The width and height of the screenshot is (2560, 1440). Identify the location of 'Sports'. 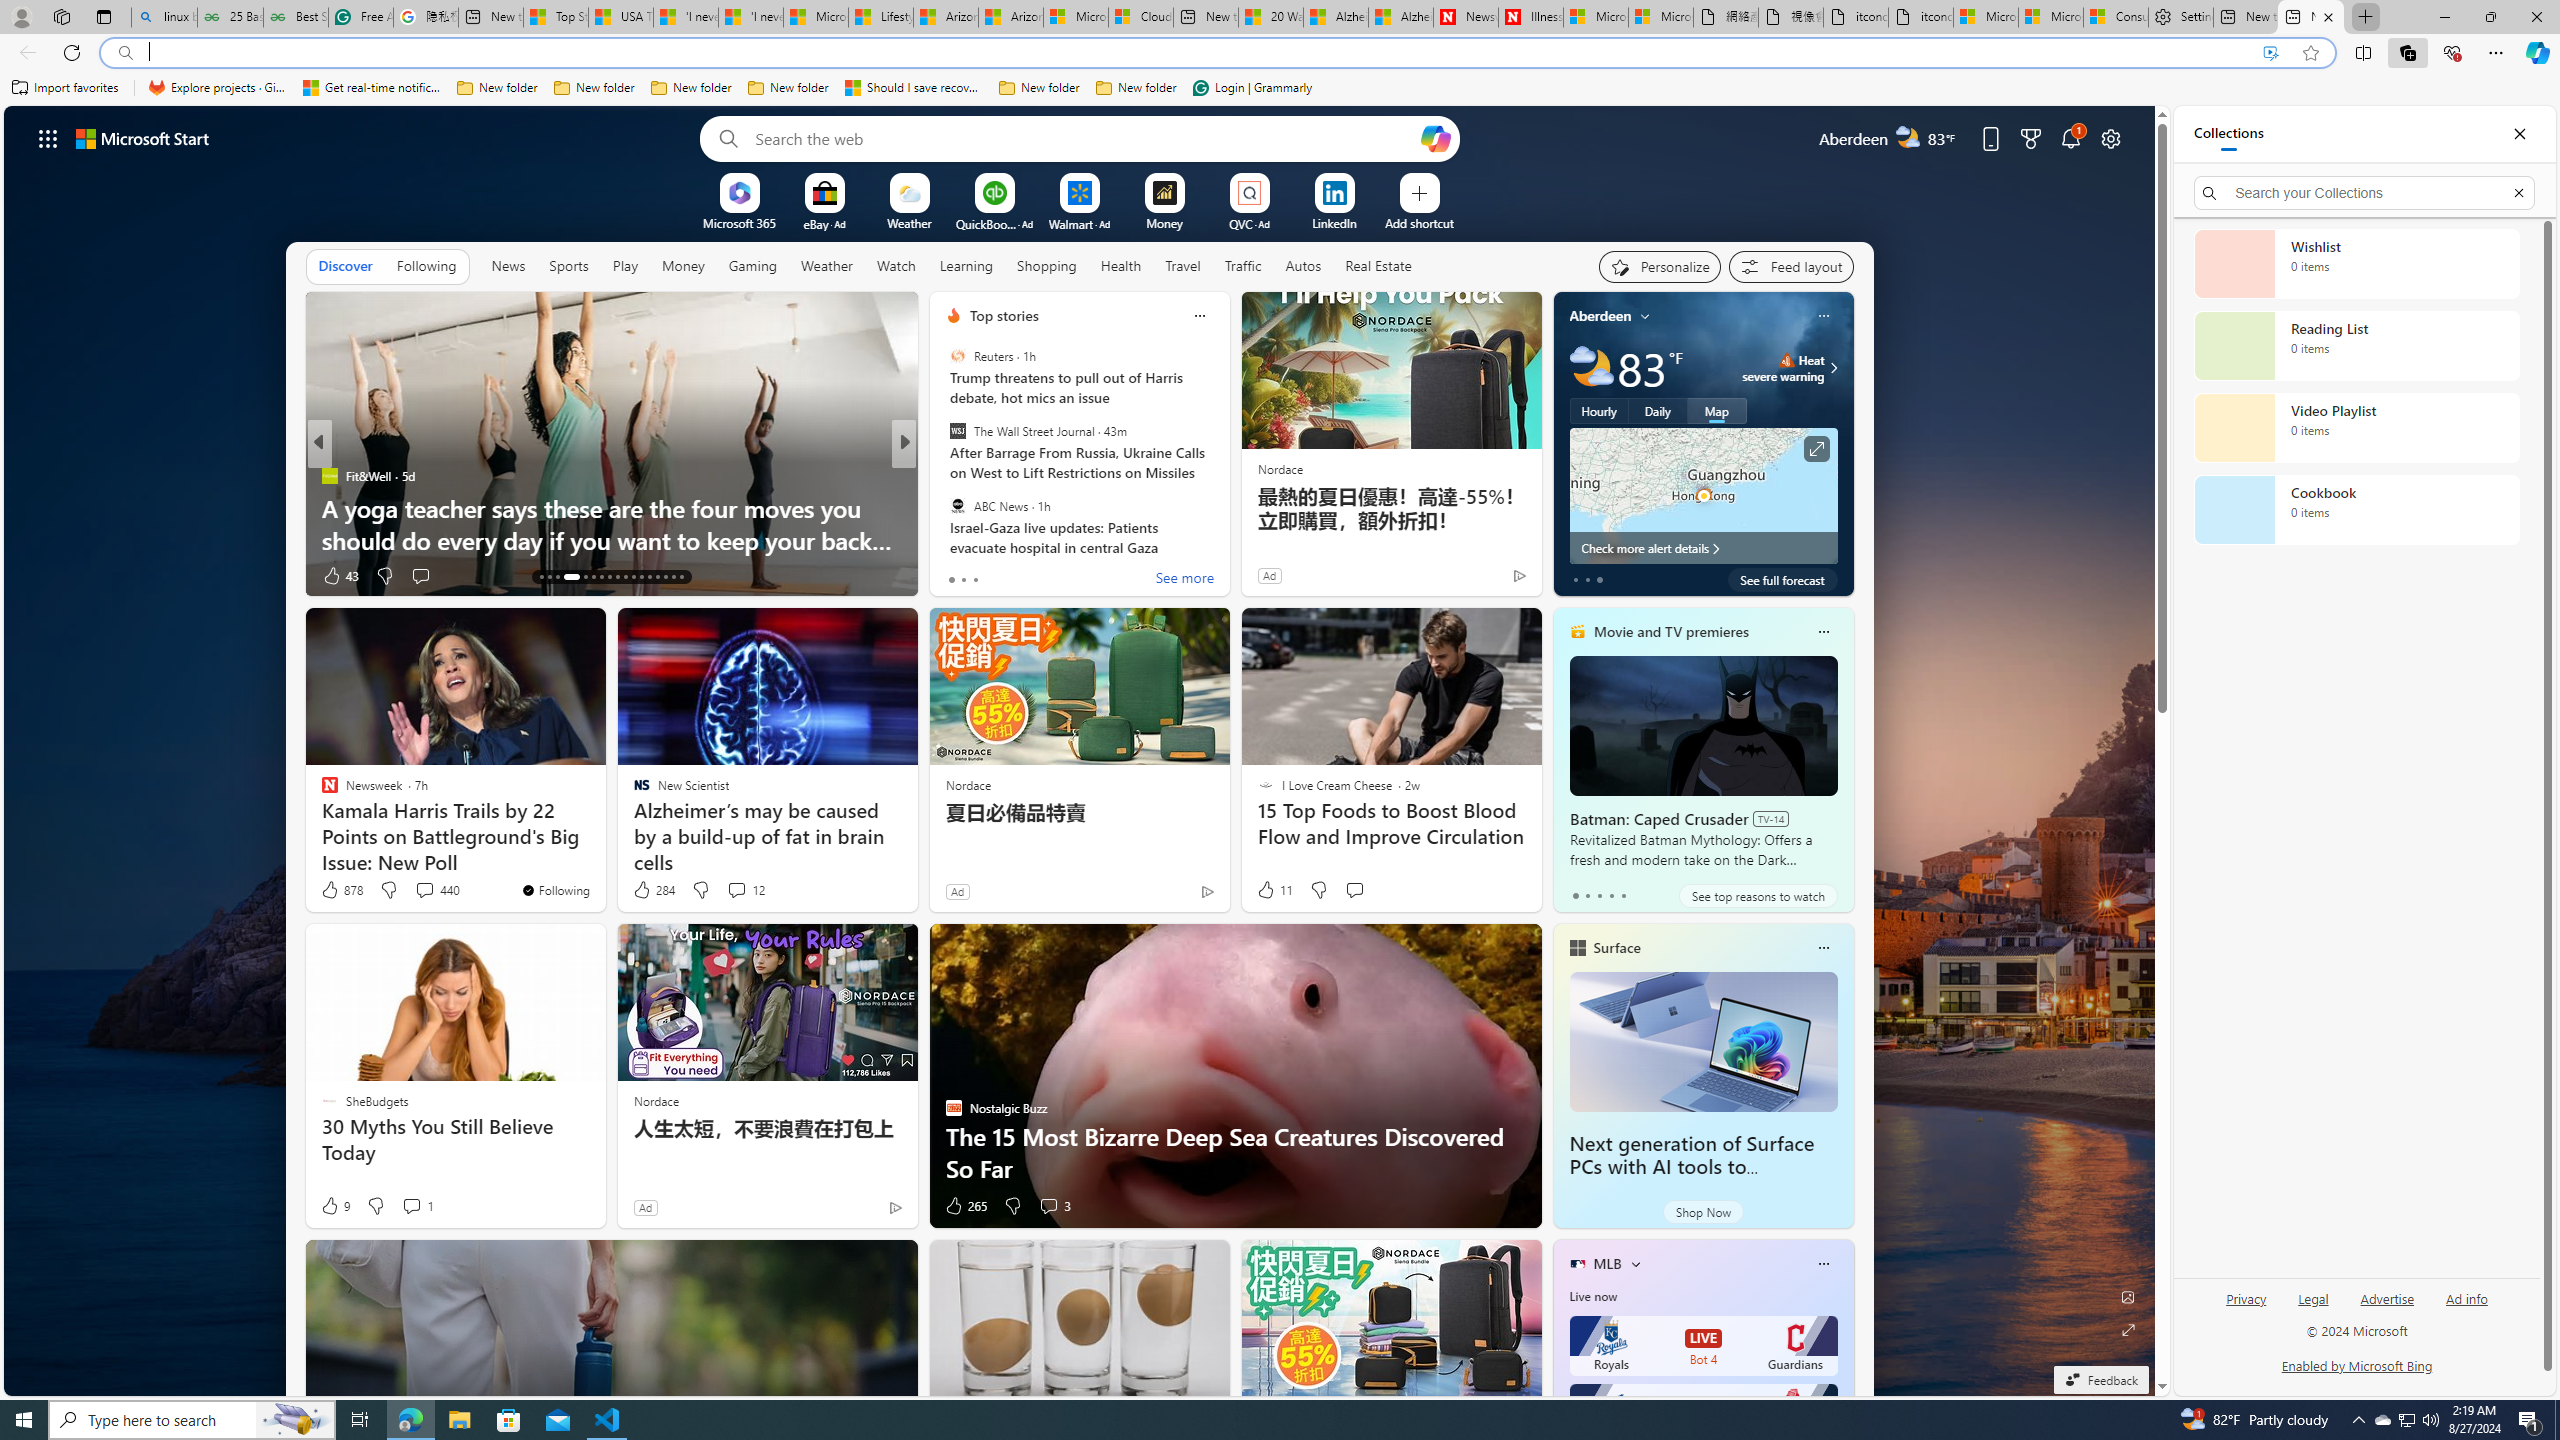
(568, 265).